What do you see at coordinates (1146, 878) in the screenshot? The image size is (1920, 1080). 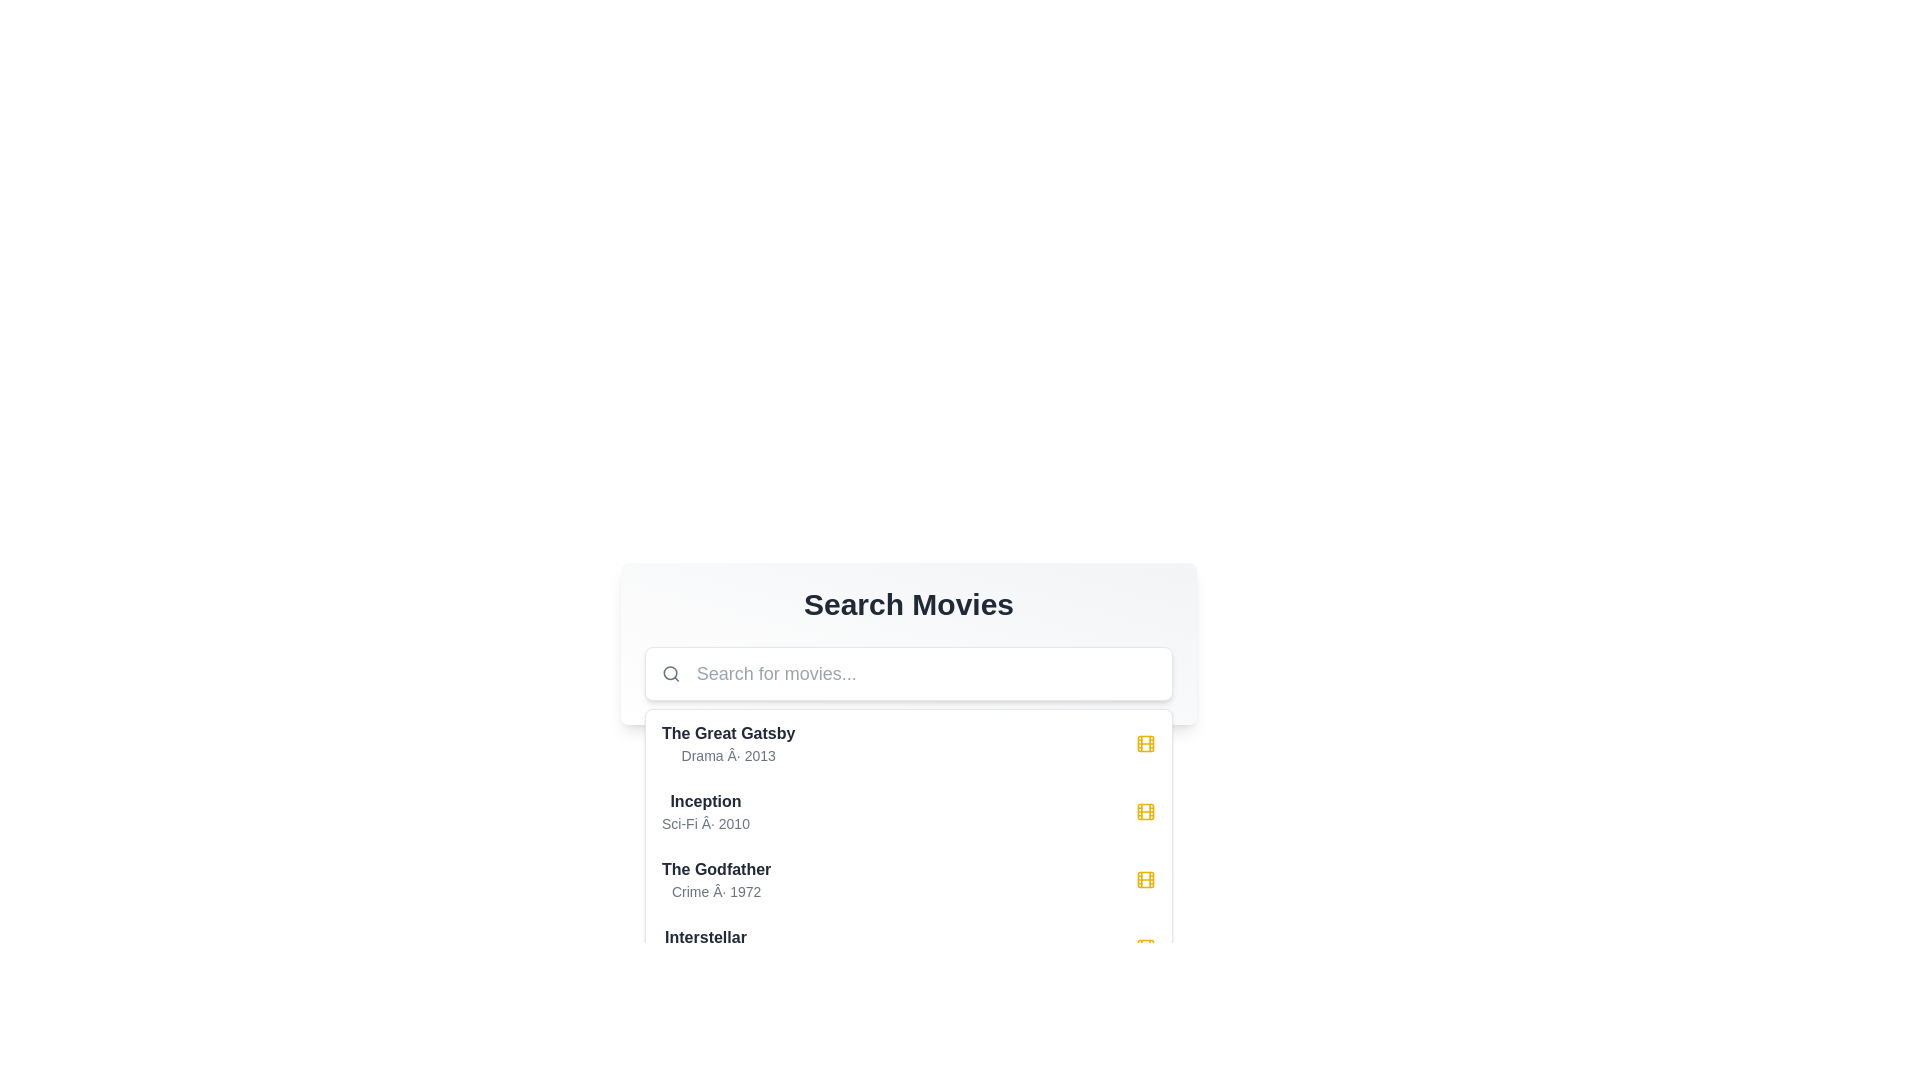 I see `the multimedia icon indicating the trailer for the movie 'The Godfather', located on the far-right side of the row displaying 'The Godfather' and 'Crime · 1972'` at bounding box center [1146, 878].